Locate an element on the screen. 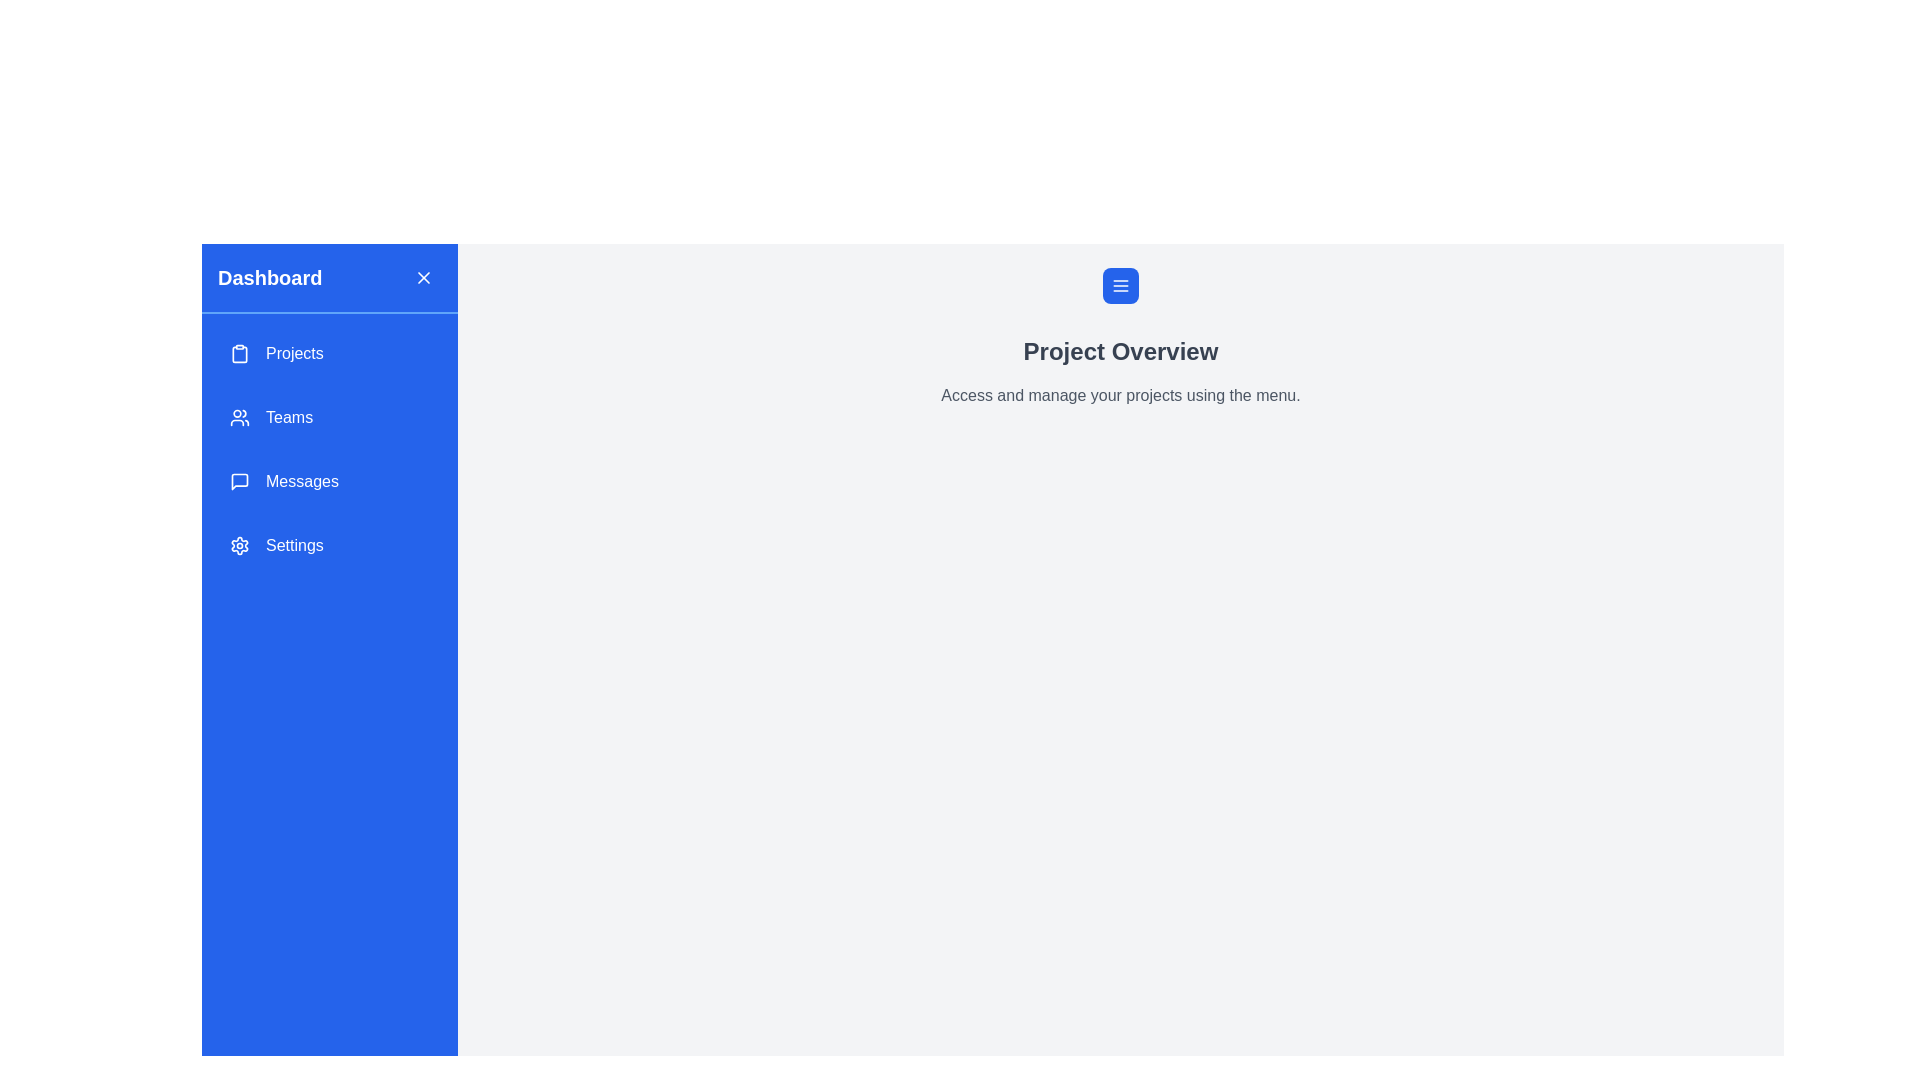 This screenshot has height=1080, width=1920. the circular blue button with an 'X' icon located at the top-right part of the sidebar header to change its background color is located at coordinates (422, 277).